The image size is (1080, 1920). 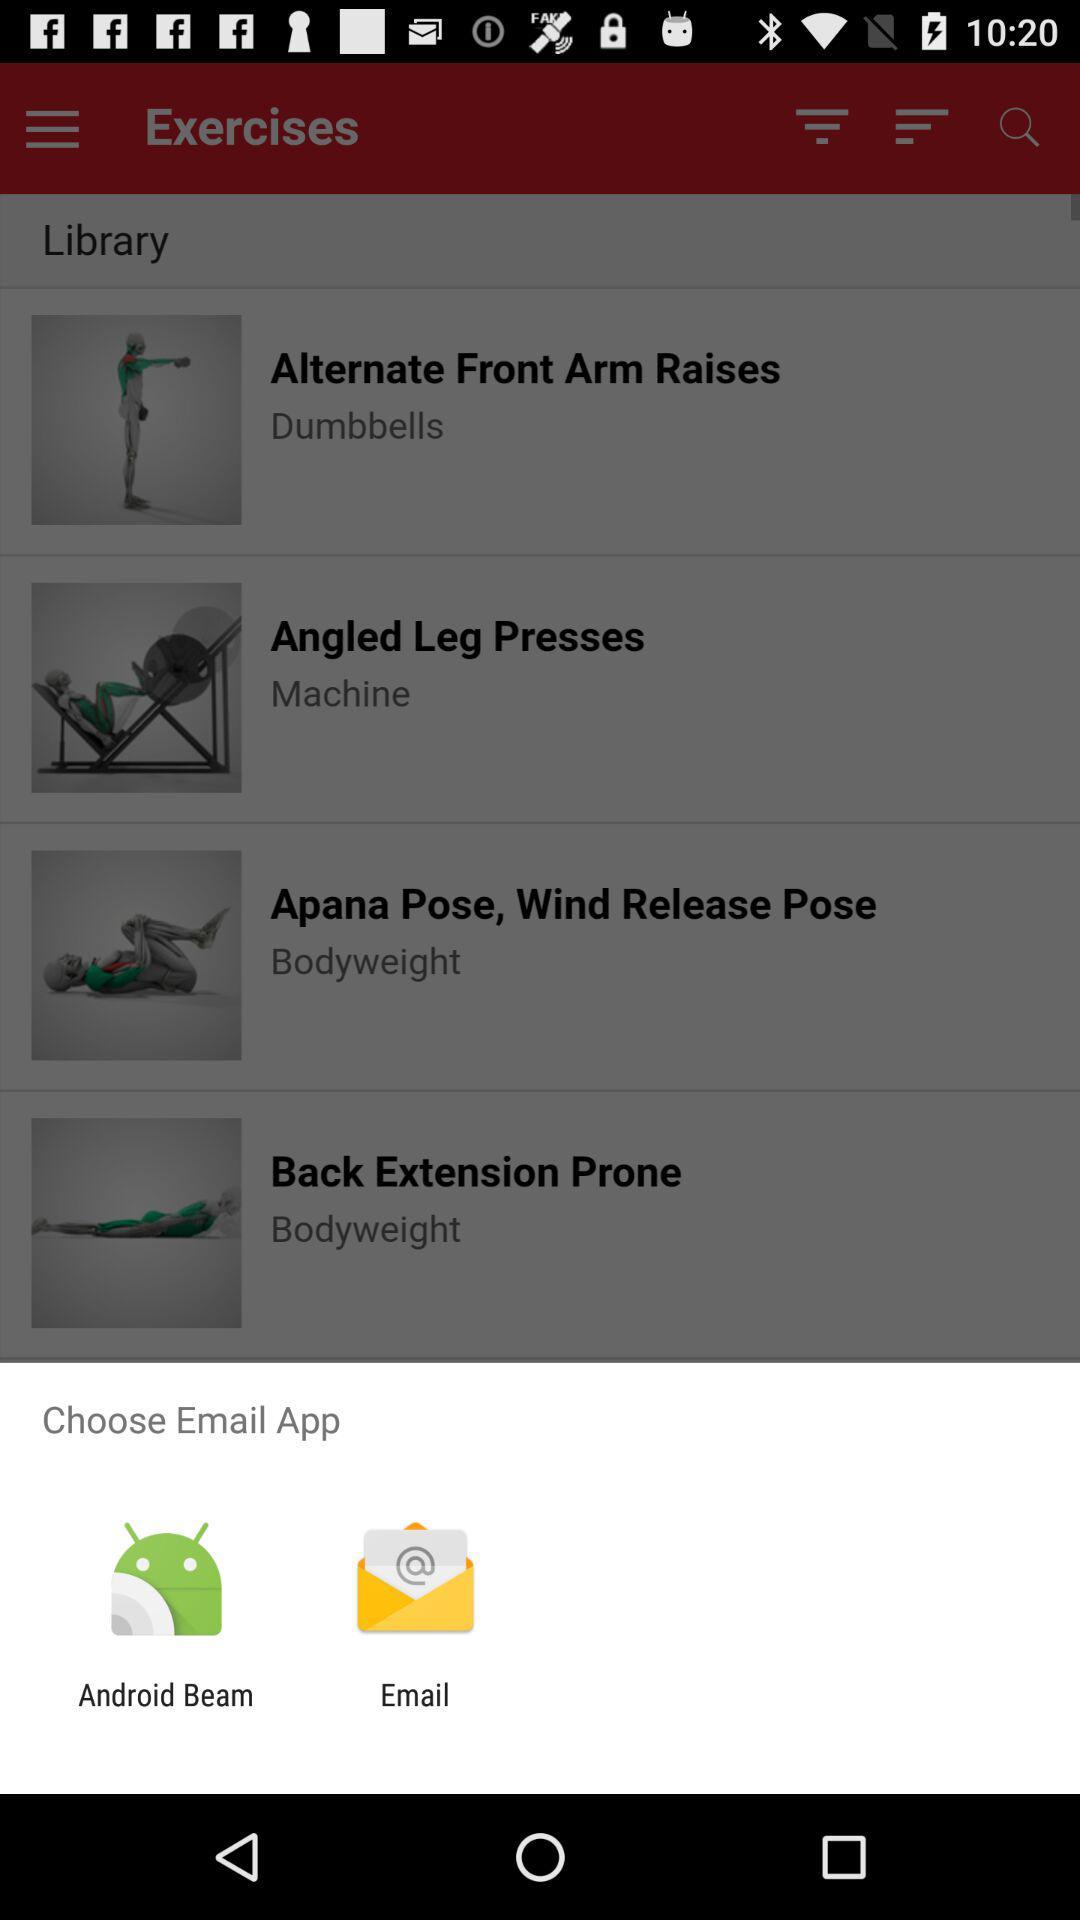 I want to click on the icon next to the email app, so click(x=165, y=1711).